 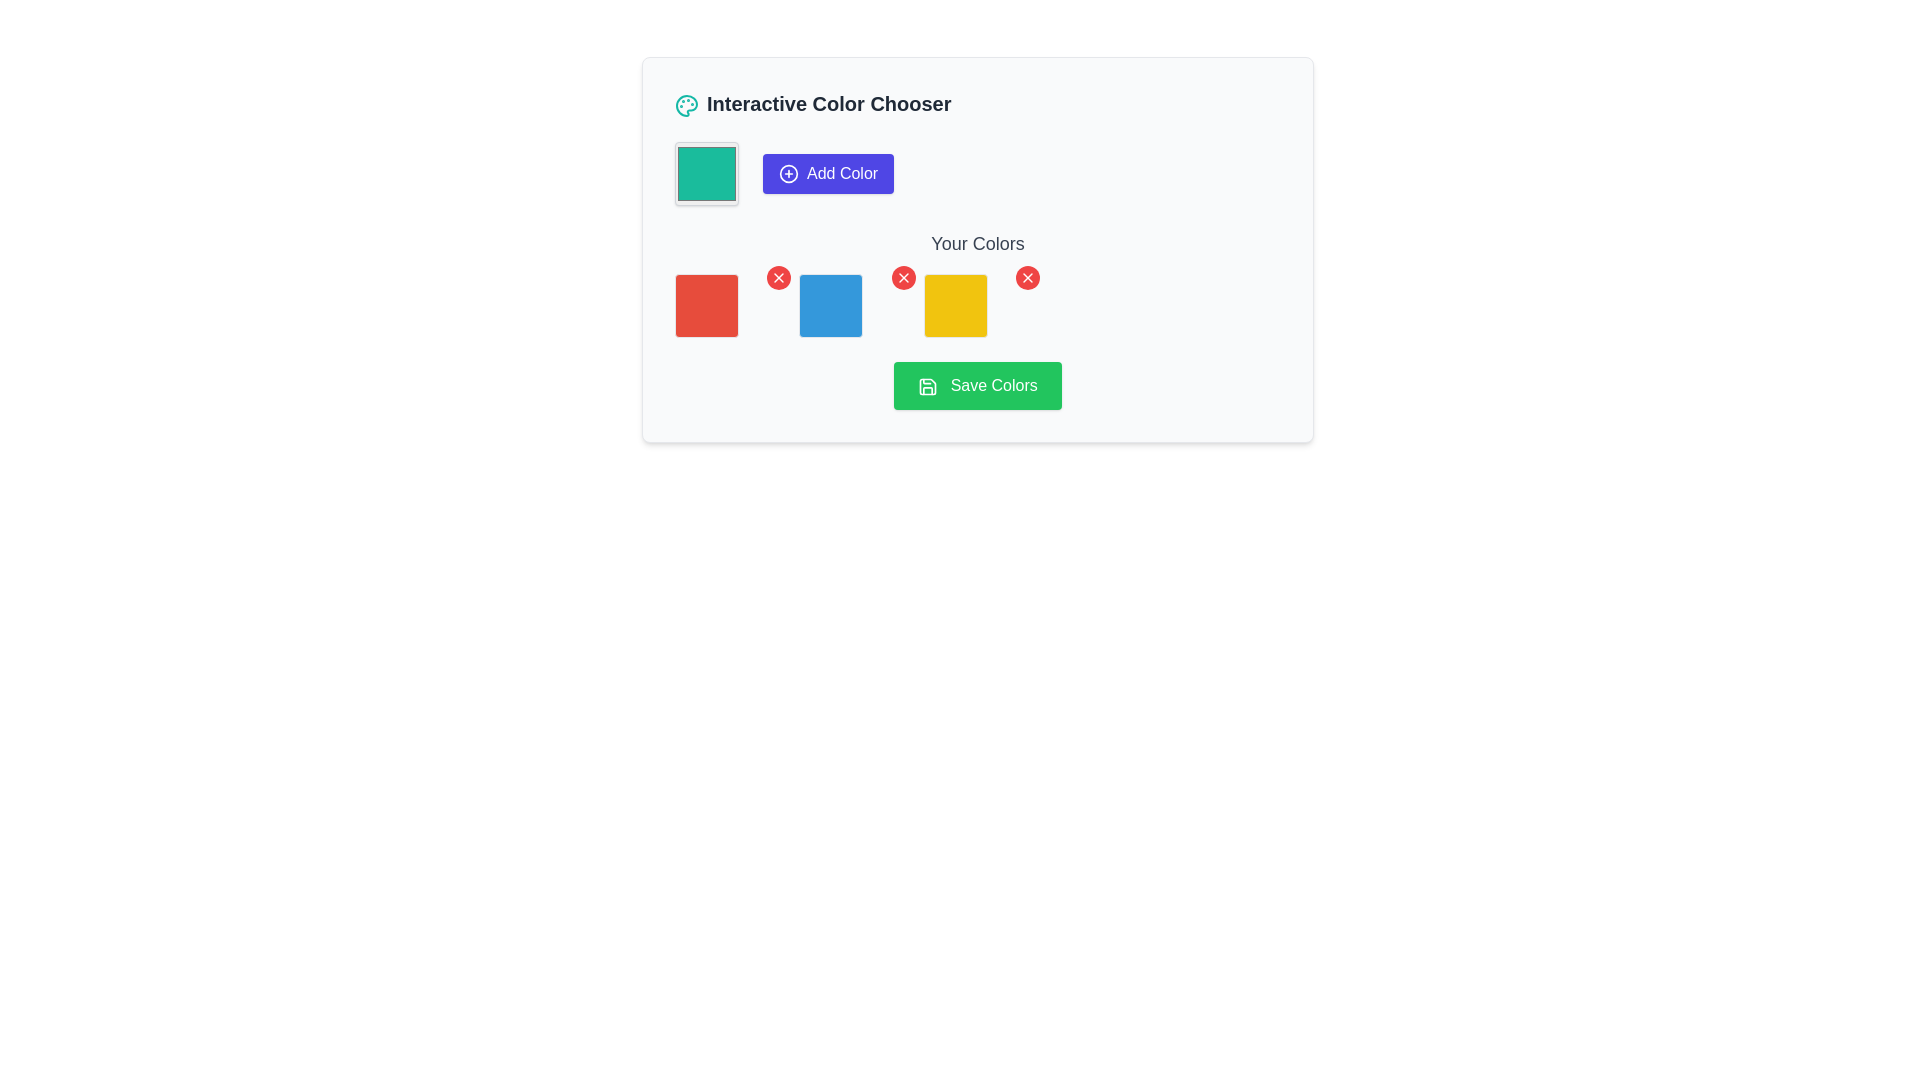 What do you see at coordinates (787, 172) in the screenshot?
I see `the SVG circle element that is part of the 'circle plus' icon located to the left of the 'Add Color' button` at bounding box center [787, 172].